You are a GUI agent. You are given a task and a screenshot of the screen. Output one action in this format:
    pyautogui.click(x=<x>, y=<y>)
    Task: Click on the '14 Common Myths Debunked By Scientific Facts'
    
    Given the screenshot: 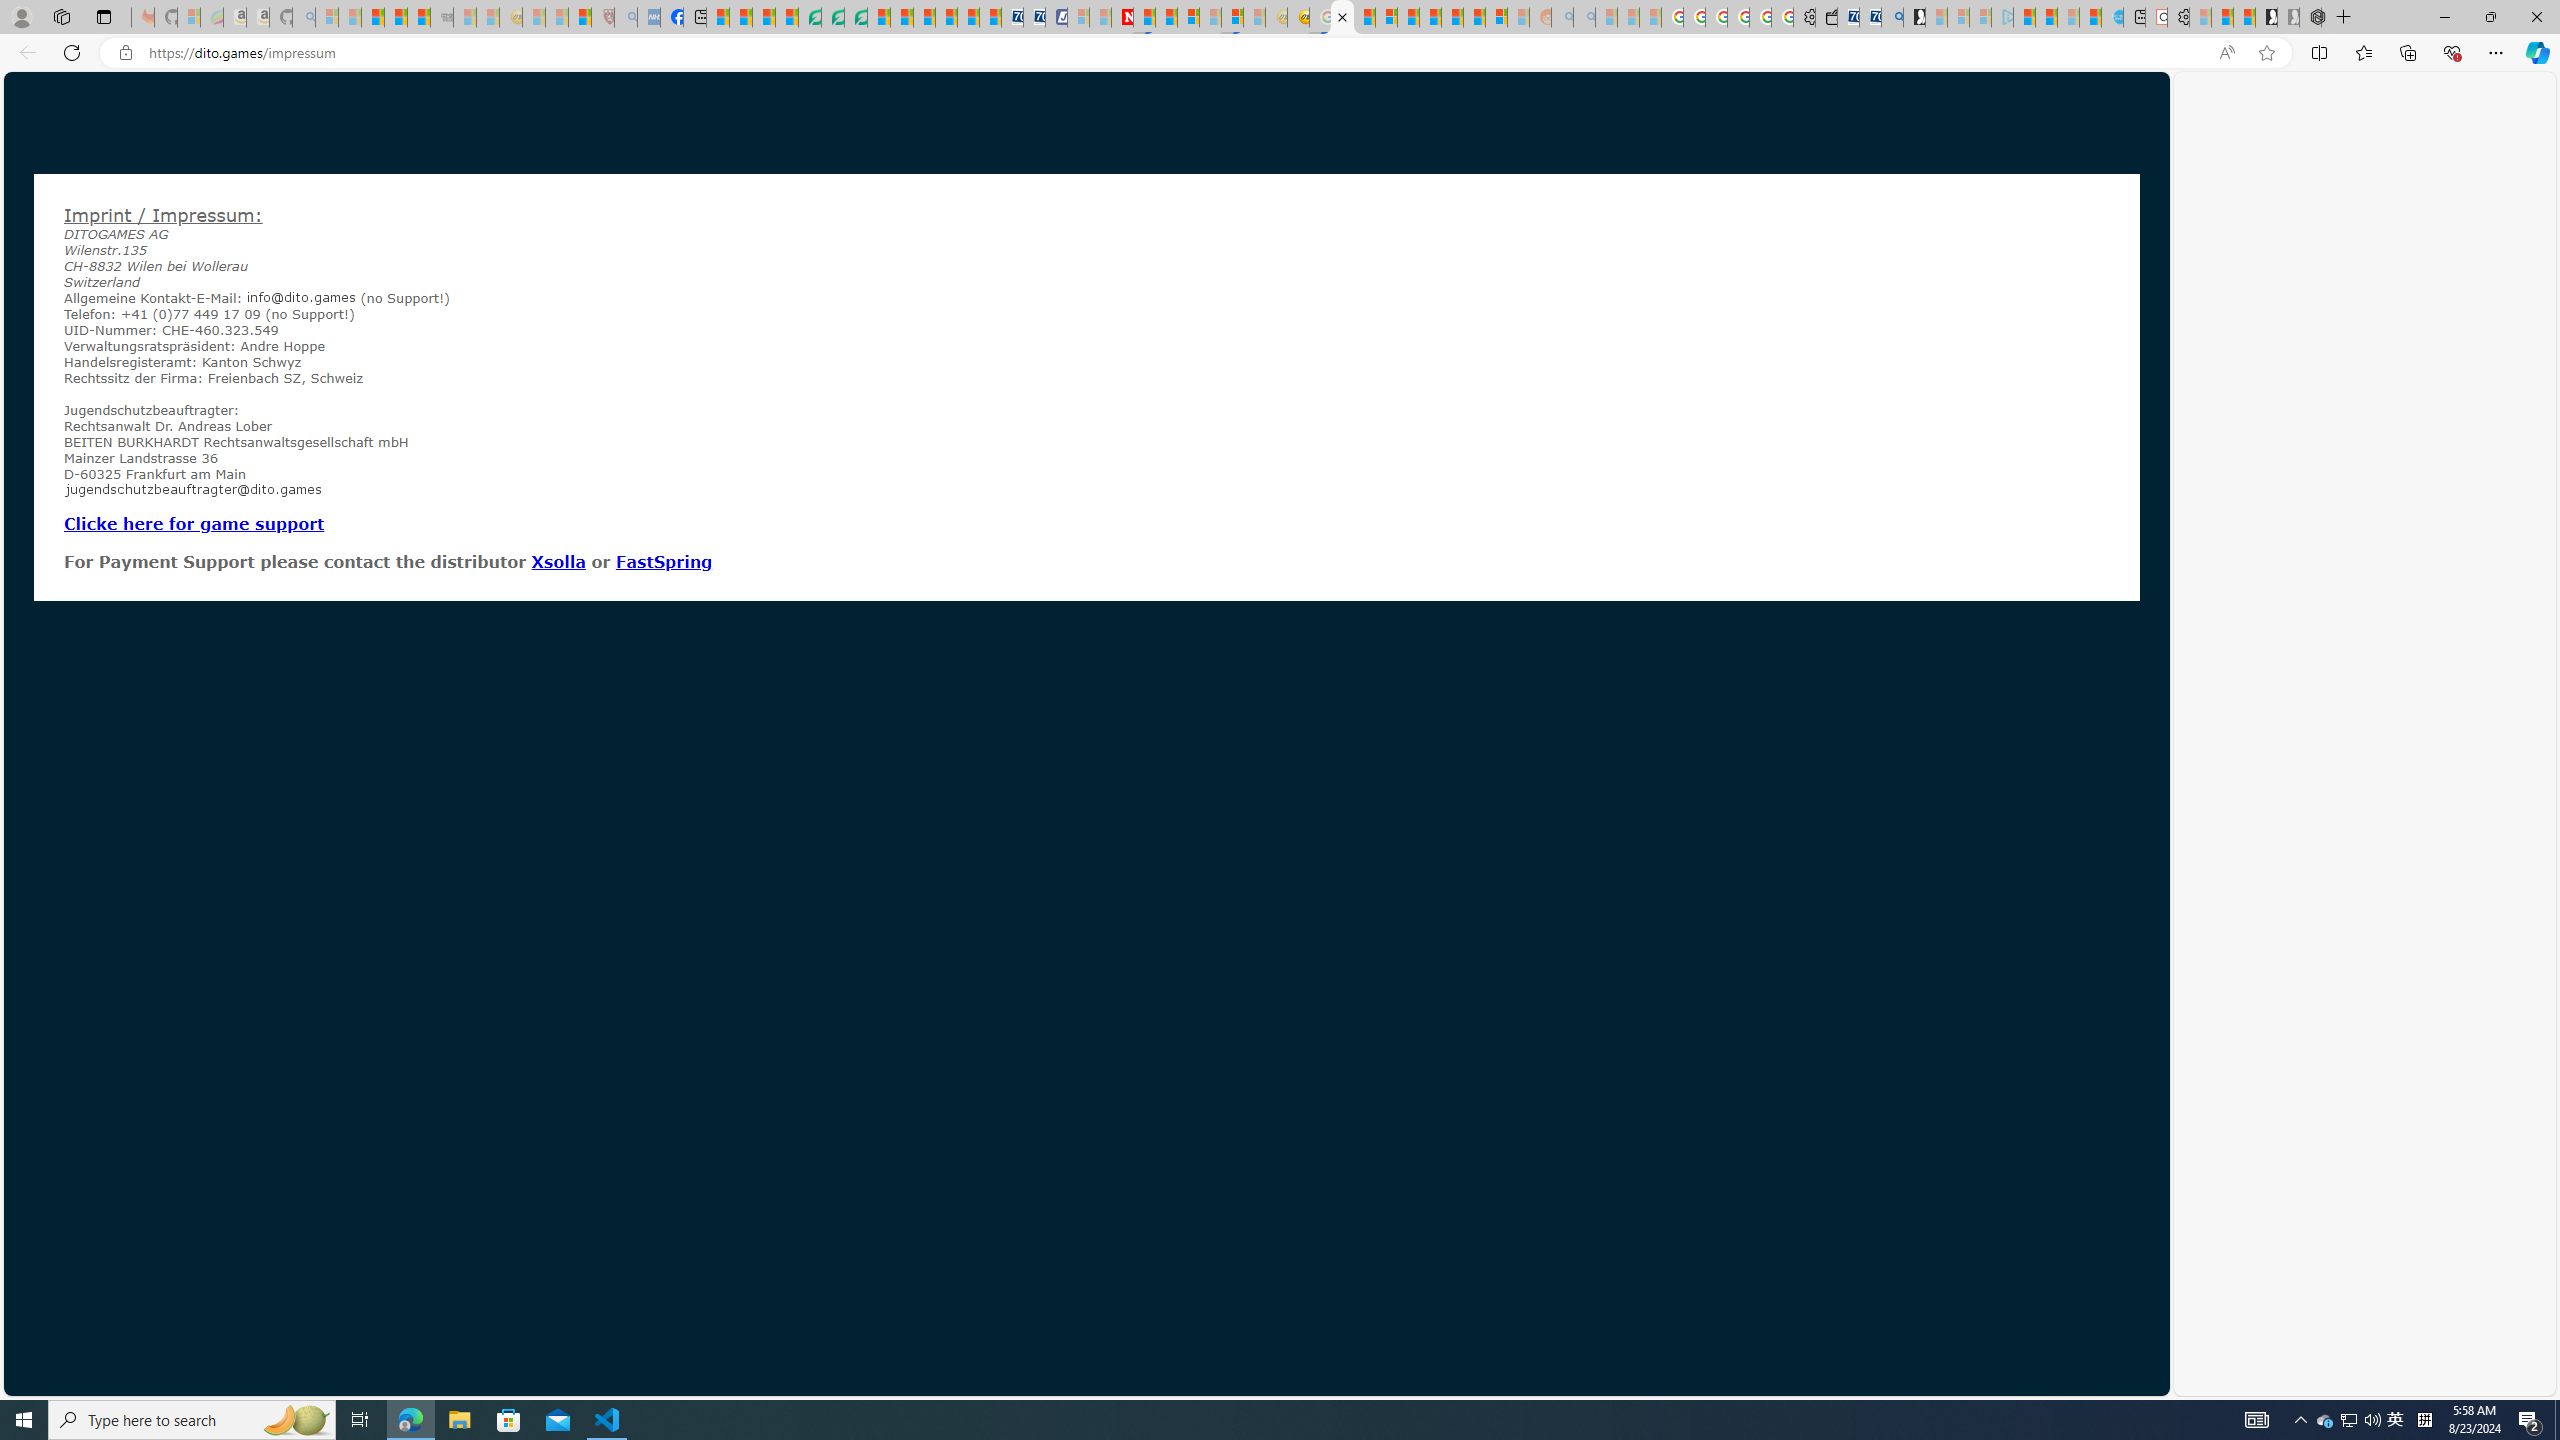 What is the action you would take?
    pyautogui.click(x=1165, y=16)
    